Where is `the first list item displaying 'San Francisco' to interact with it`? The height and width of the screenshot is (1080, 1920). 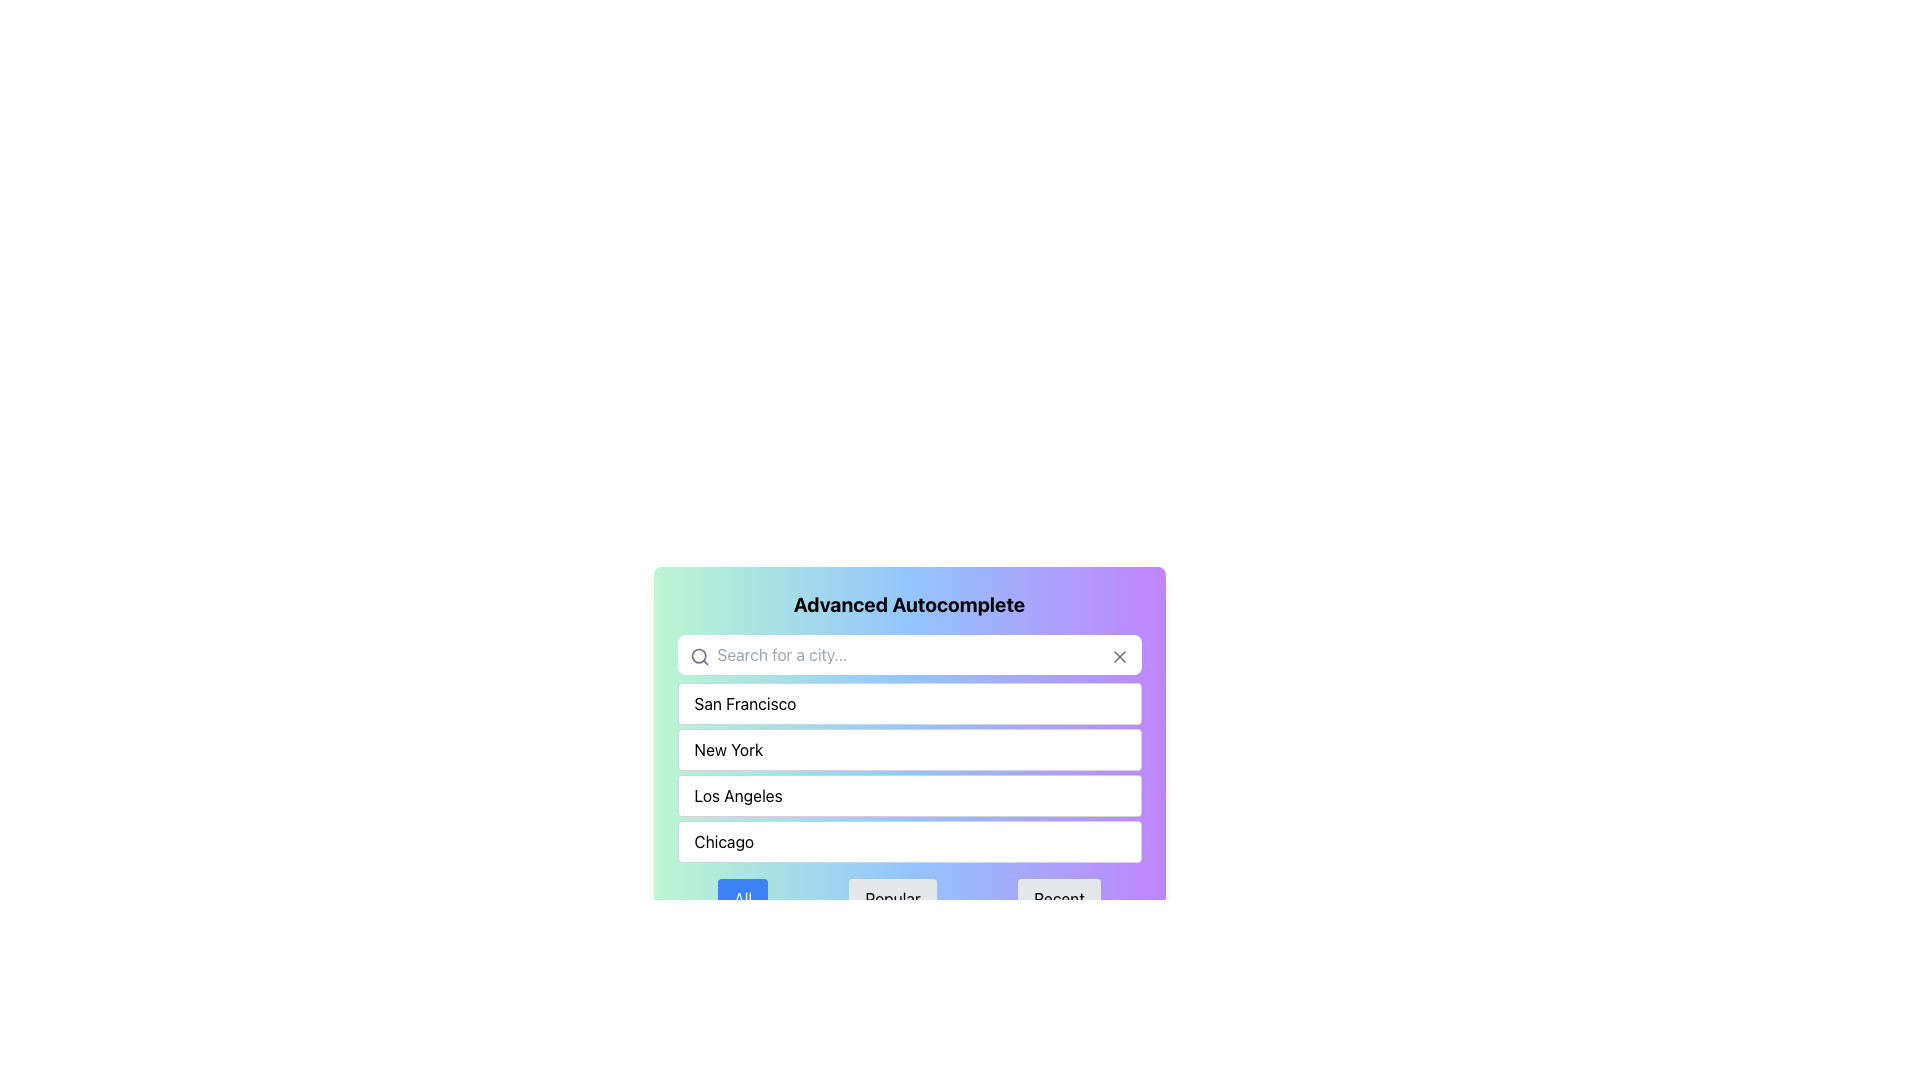
the first list item displaying 'San Francisco' to interact with it is located at coordinates (908, 703).